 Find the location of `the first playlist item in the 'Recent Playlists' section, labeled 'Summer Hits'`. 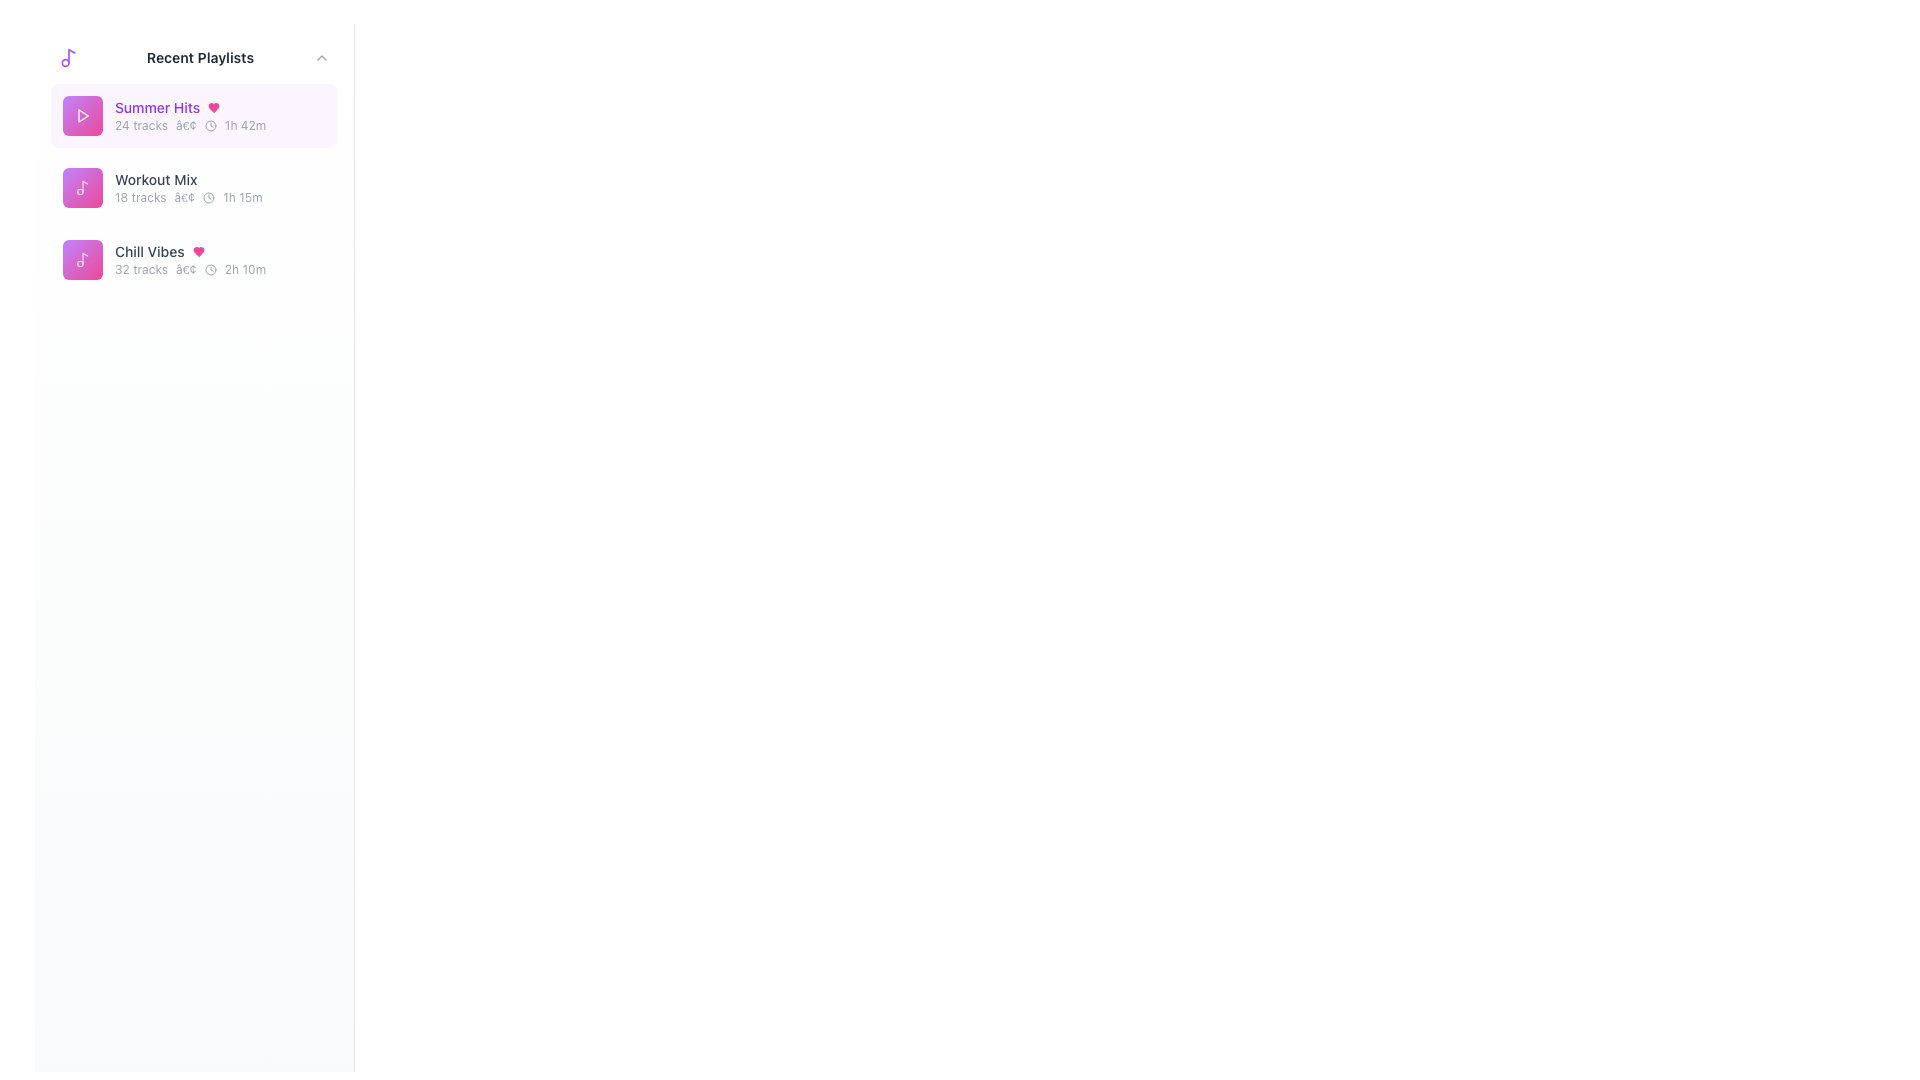

the first playlist item in the 'Recent Playlists' section, labeled 'Summer Hits' is located at coordinates (194, 115).